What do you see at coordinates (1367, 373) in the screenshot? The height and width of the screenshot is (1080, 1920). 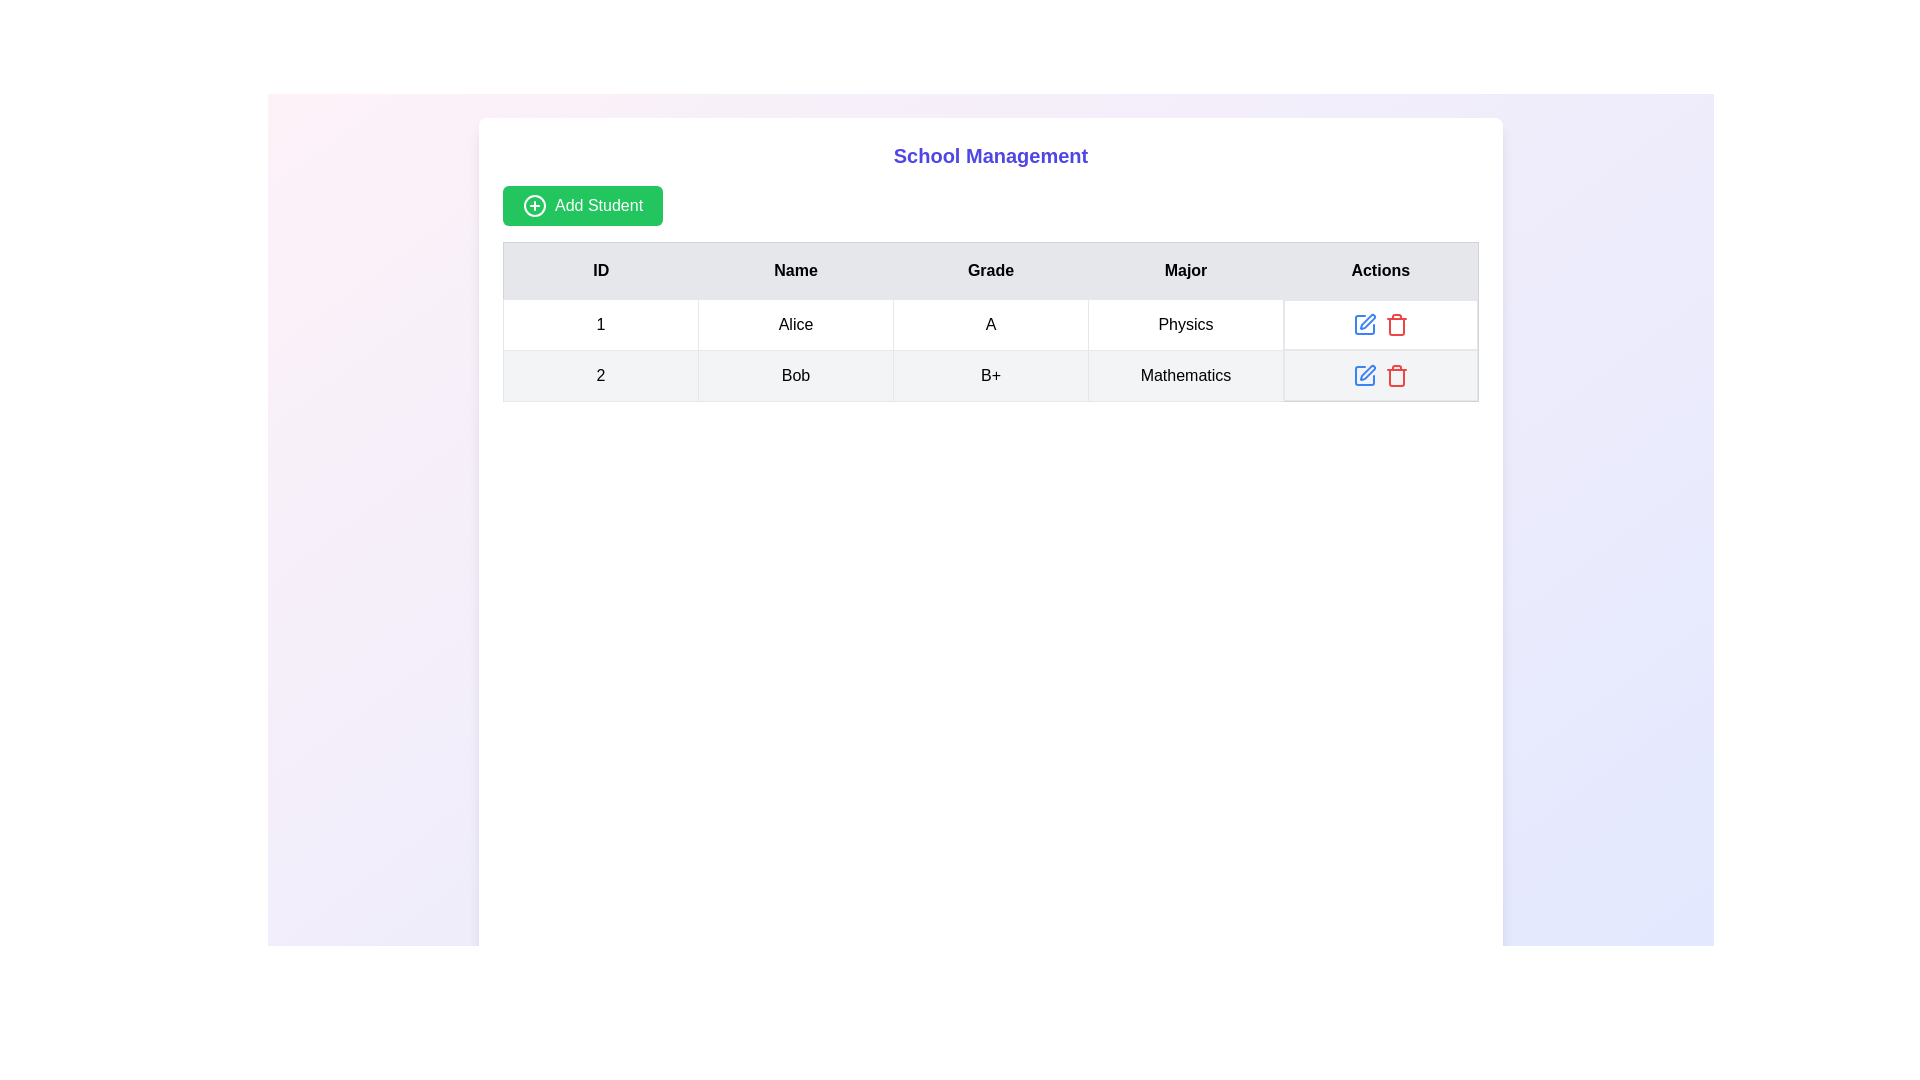 I see `the Edit icon button in the Actions column of the second row for the entry associated with 'Bob', 'Mathematics'` at bounding box center [1367, 373].